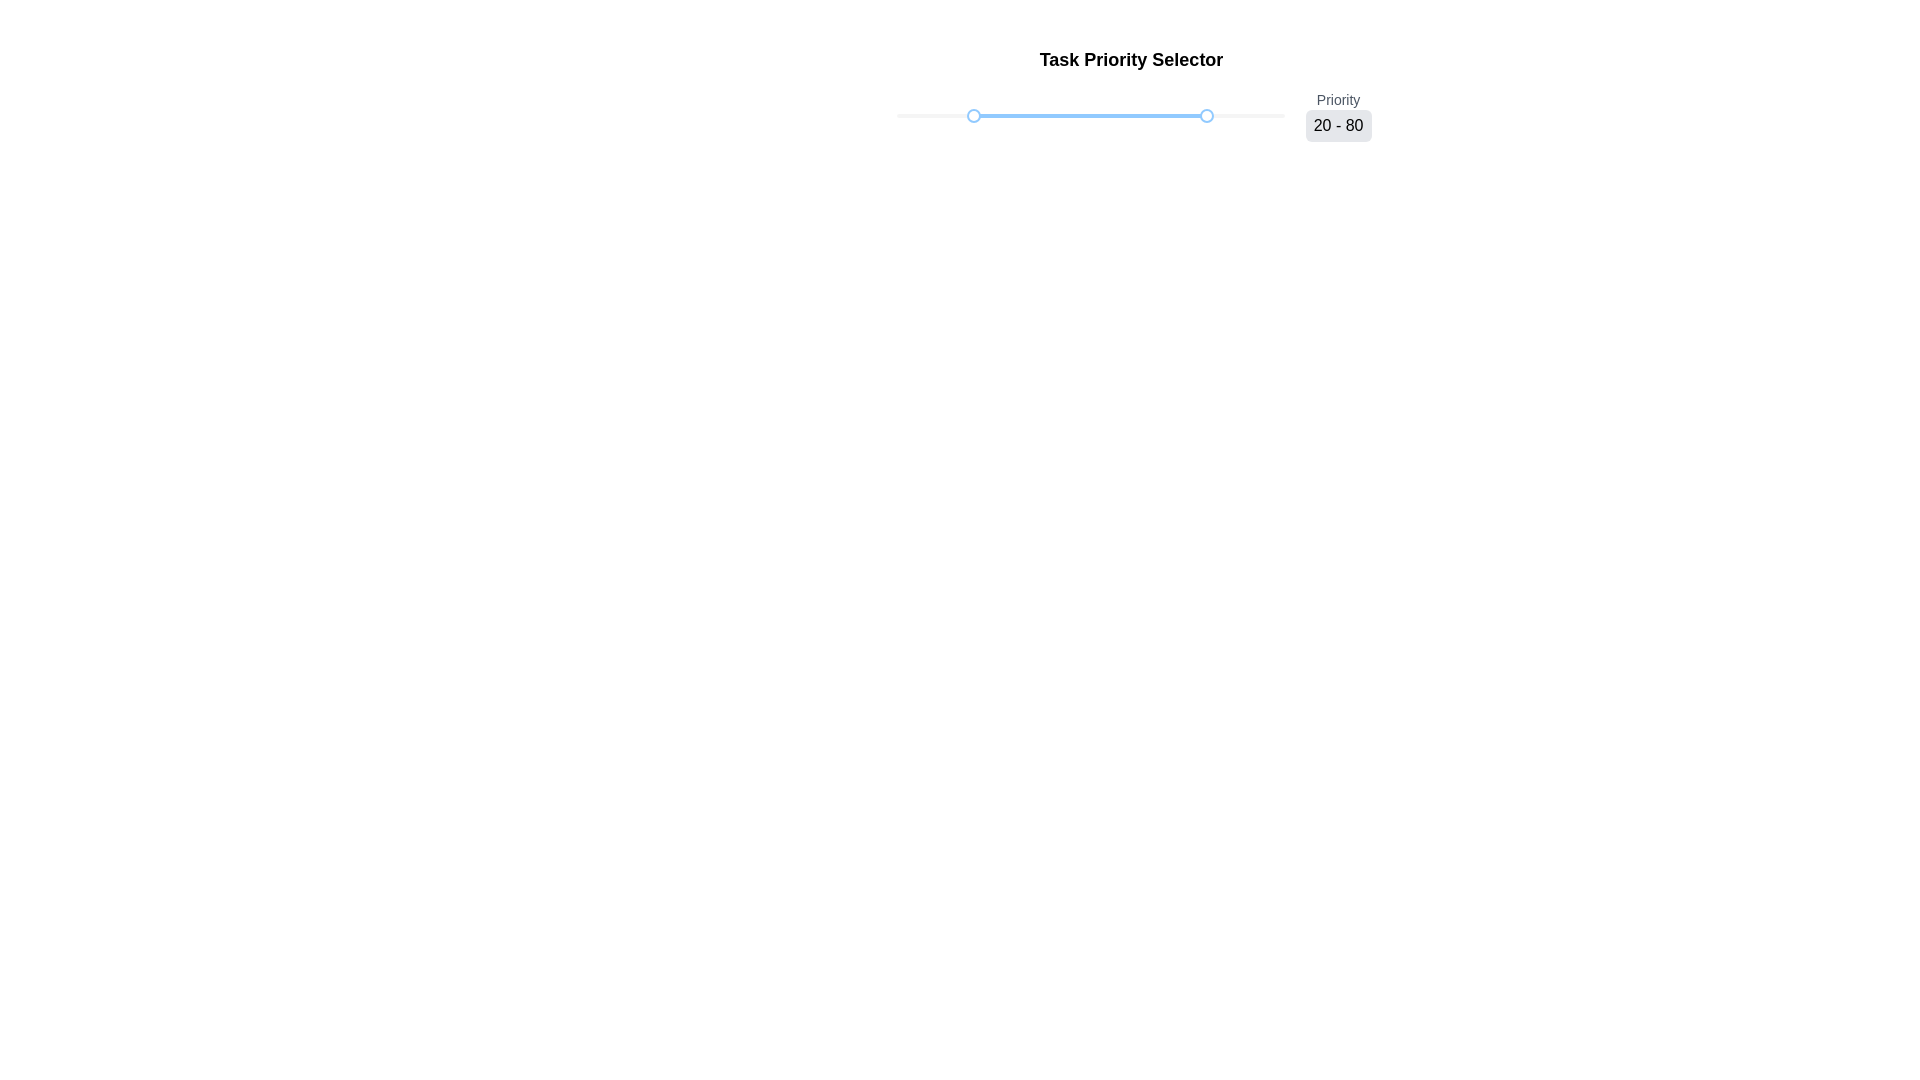 This screenshot has height=1080, width=1920. What do you see at coordinates (1338, 126) in the screenshot?
I see `displayed range of the badge-style Display label located in the top-right of the interface, below the 'Priority' label and next to the 'Task Priority Selector'` at bounding box center [1338, 126].